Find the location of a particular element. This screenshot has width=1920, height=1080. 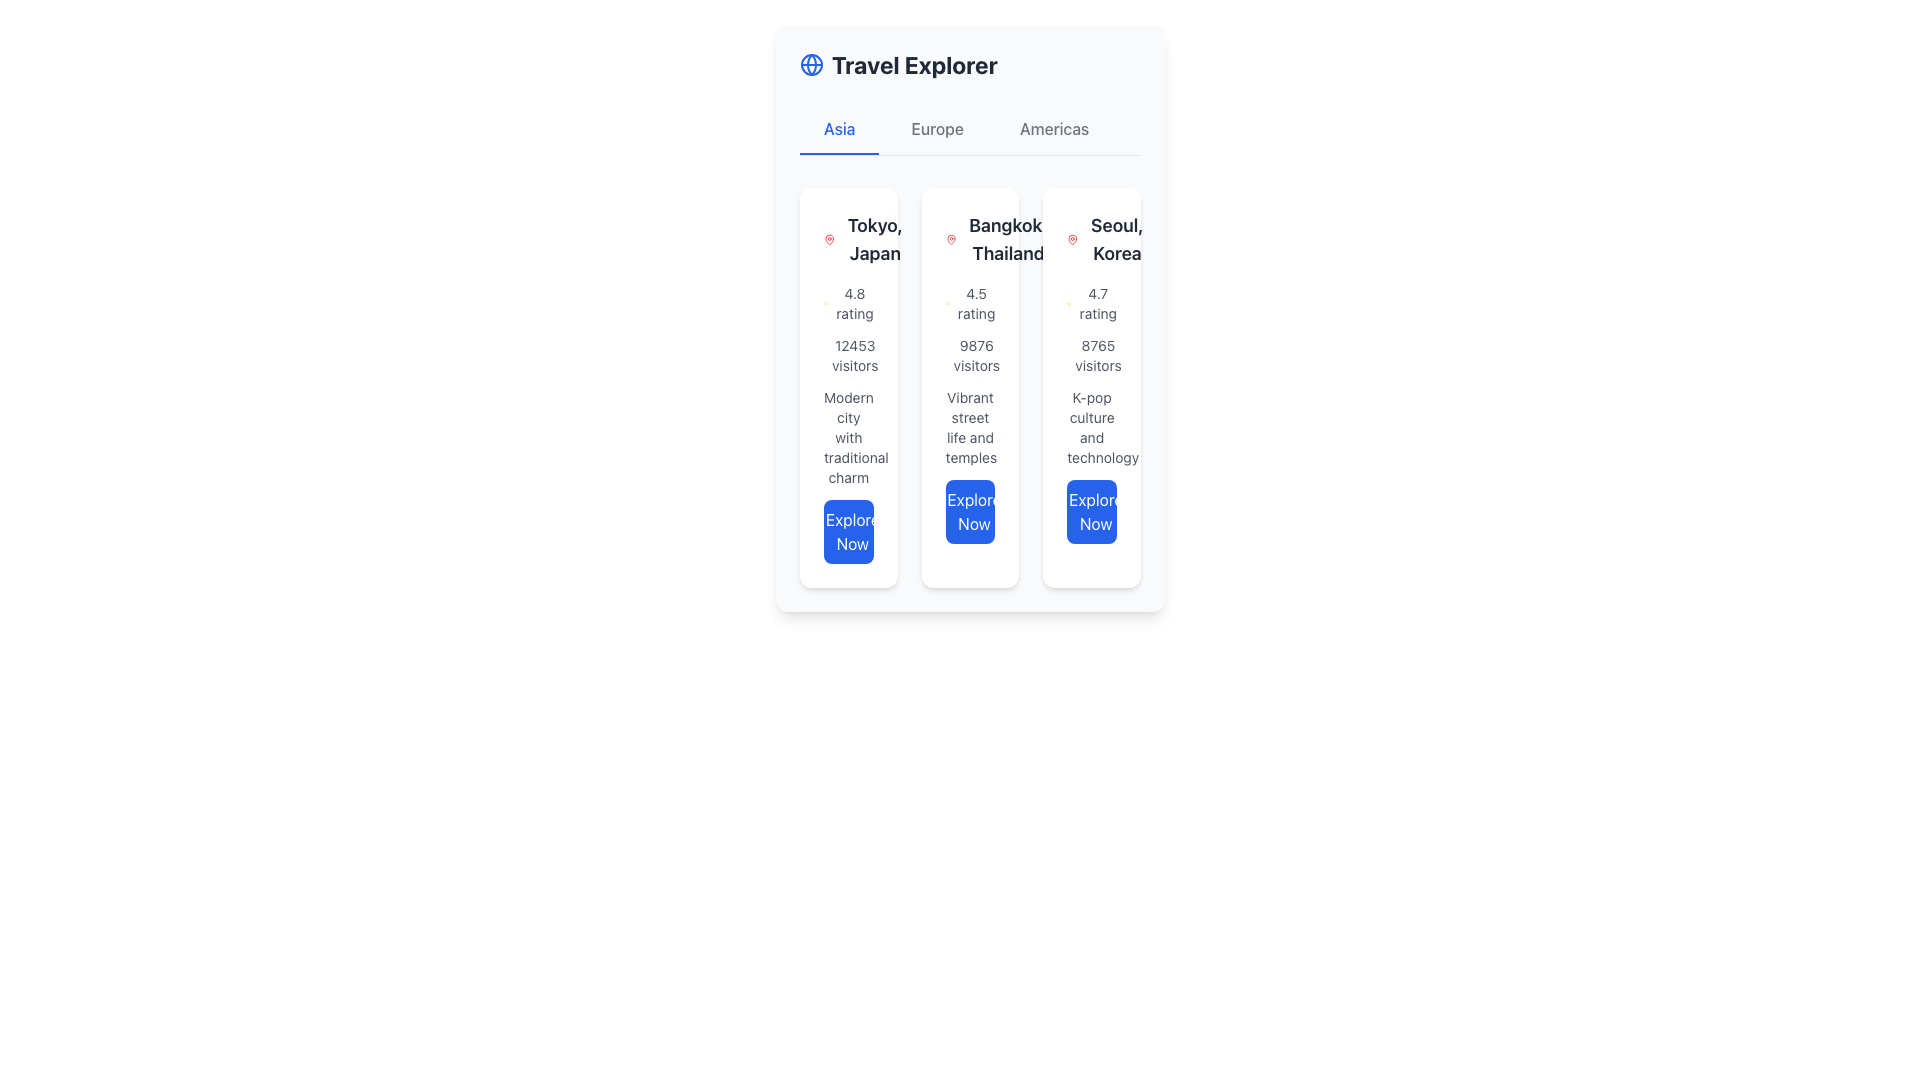

the bold and large-sized title text label displaying 'Travel Explorer' in dark gray color, located at the top-center of the interface is located at coordinates (913, 64).